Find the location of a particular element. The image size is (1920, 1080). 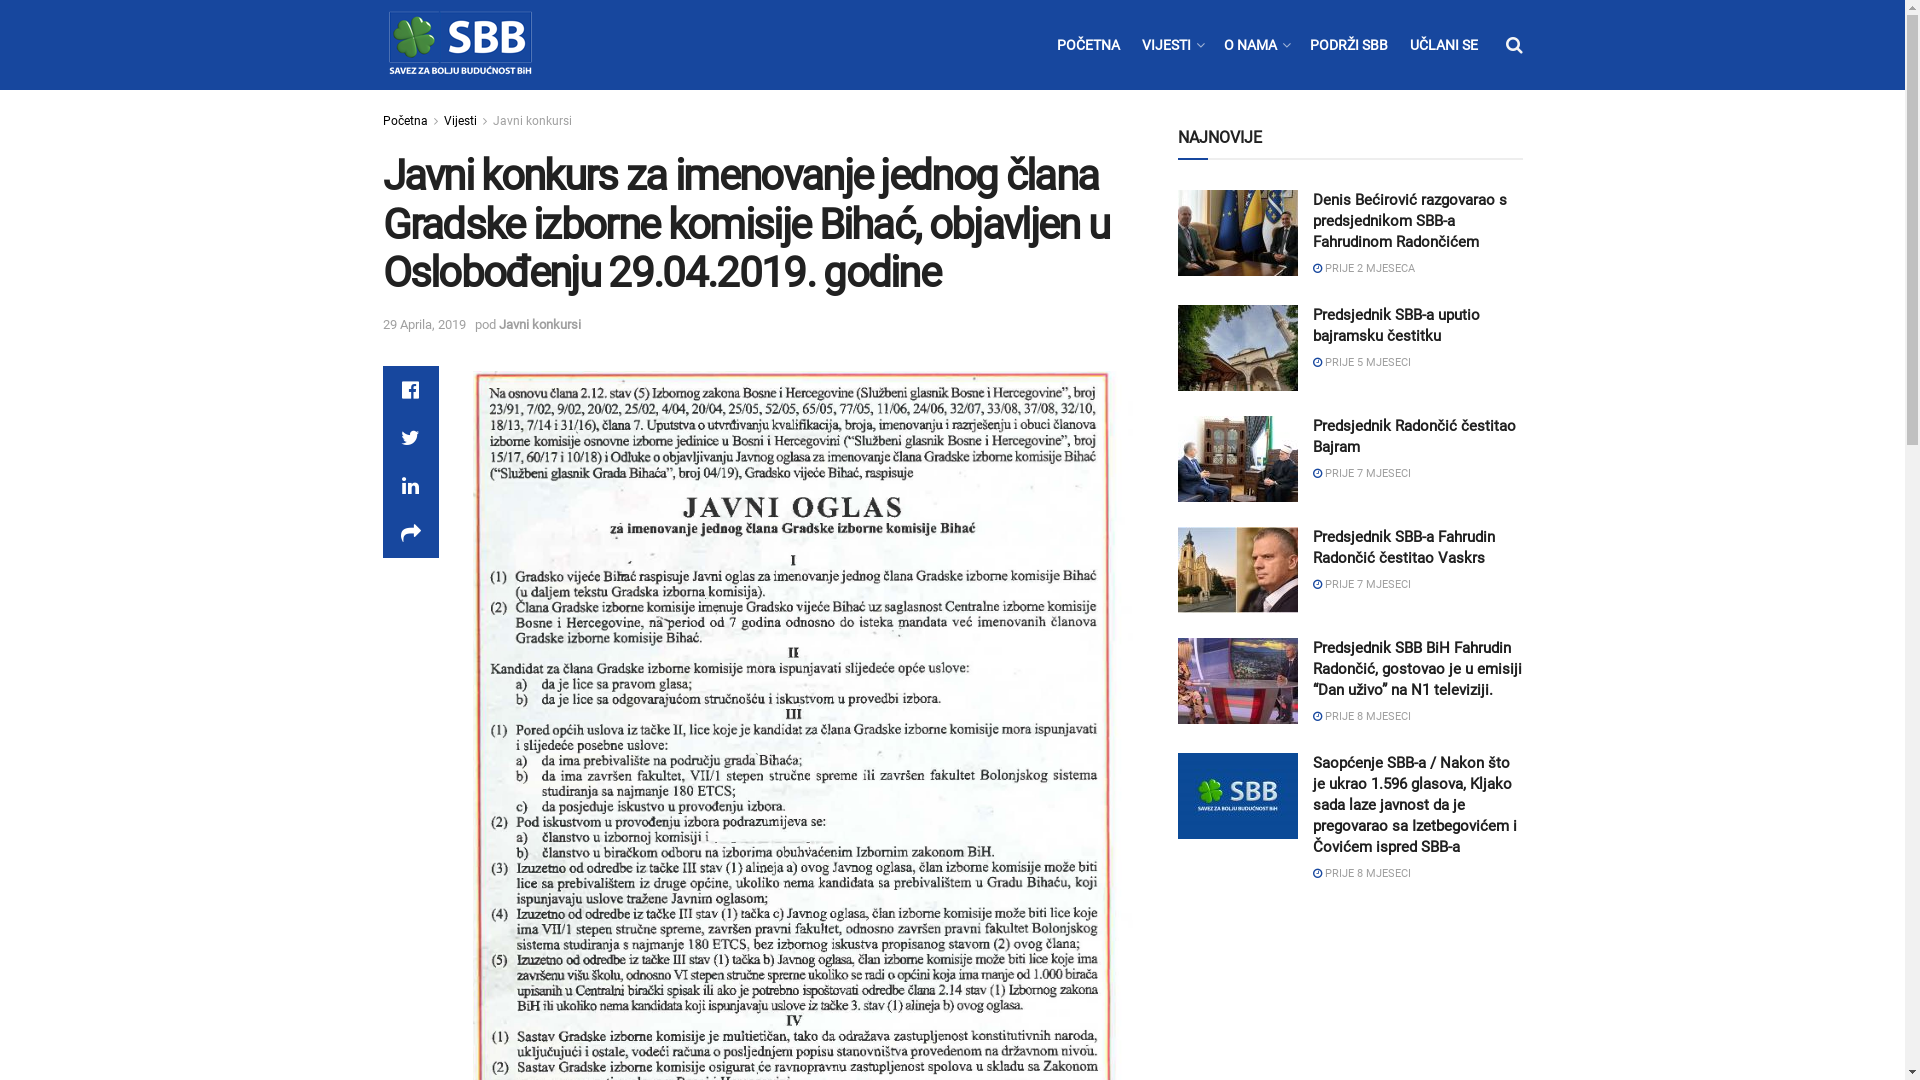

'O NAMA' is located at coordinates (1255, 45).